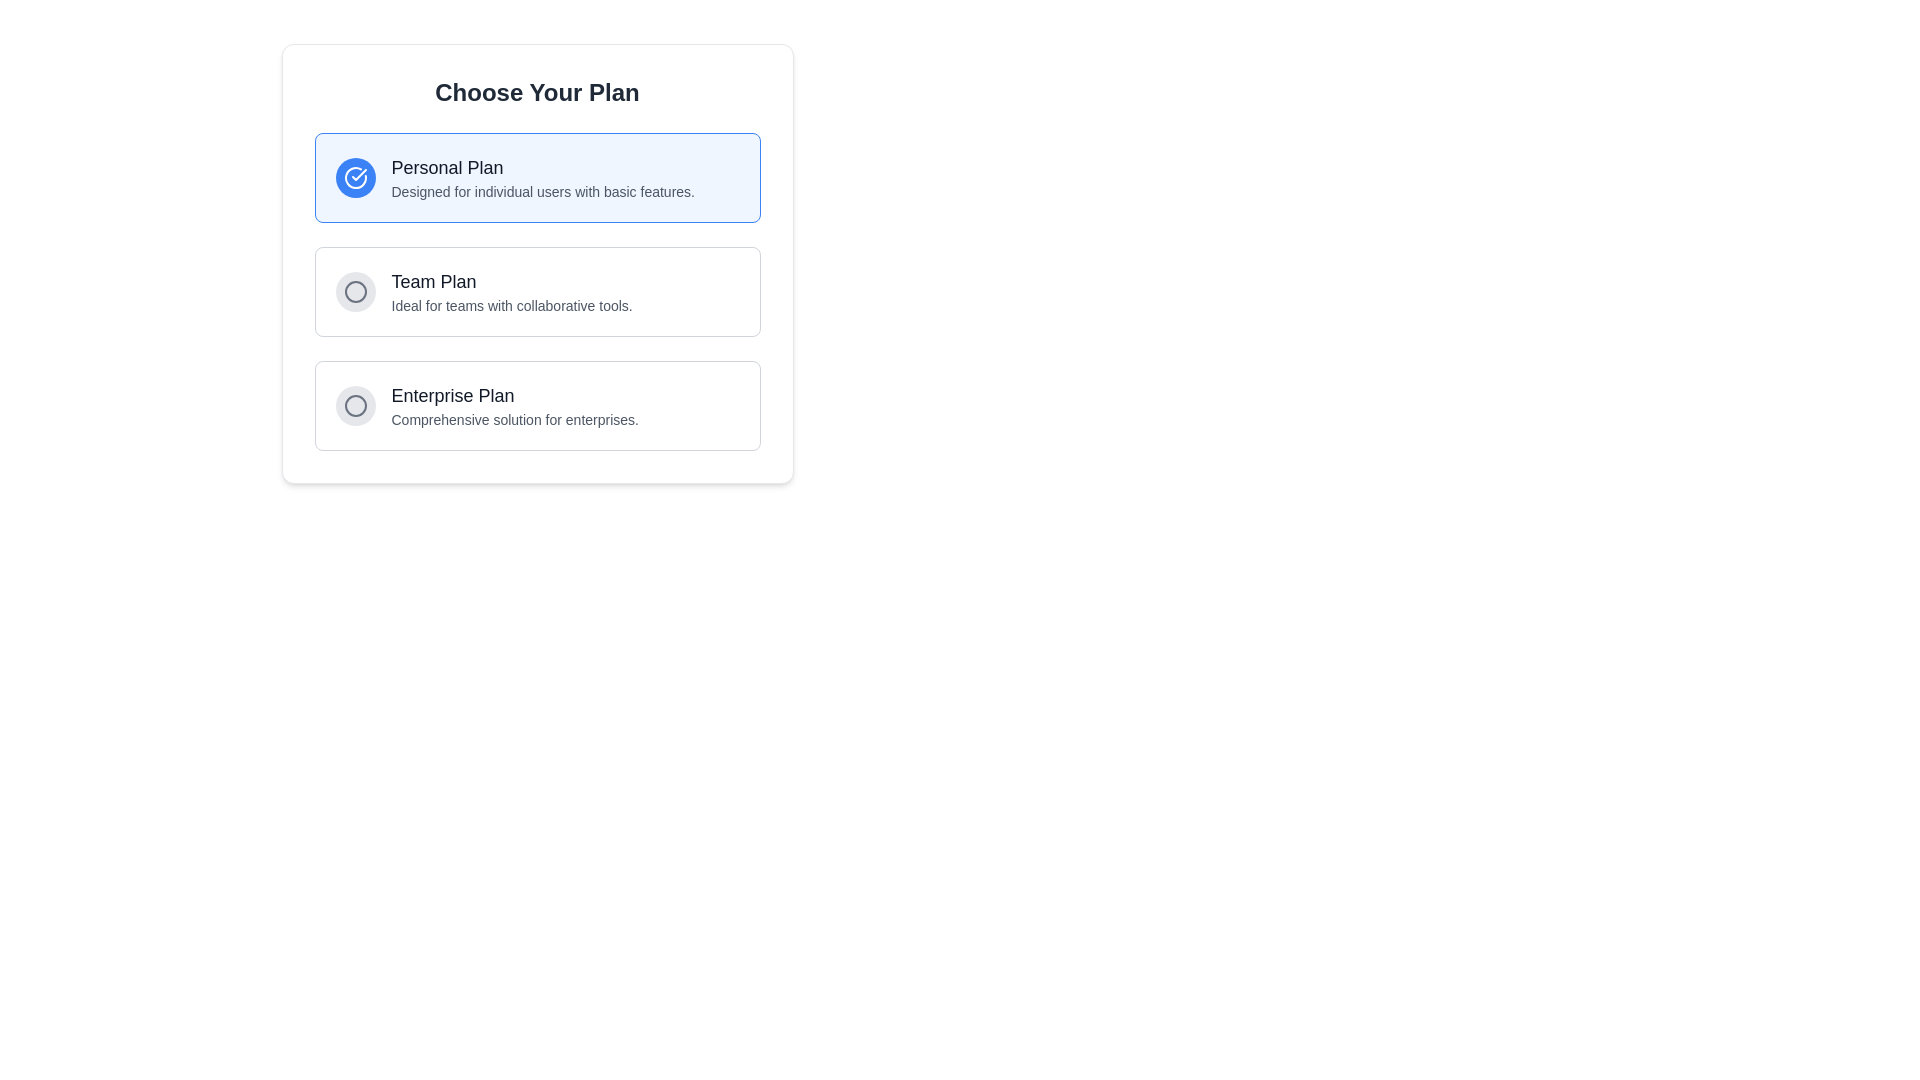  Describe the element at coordinates (537, 292) in the screenshot. I see `the 'Team Plan' selectable card to confirm selection, which is the middle card in a vertical list of subscription options` at that location.